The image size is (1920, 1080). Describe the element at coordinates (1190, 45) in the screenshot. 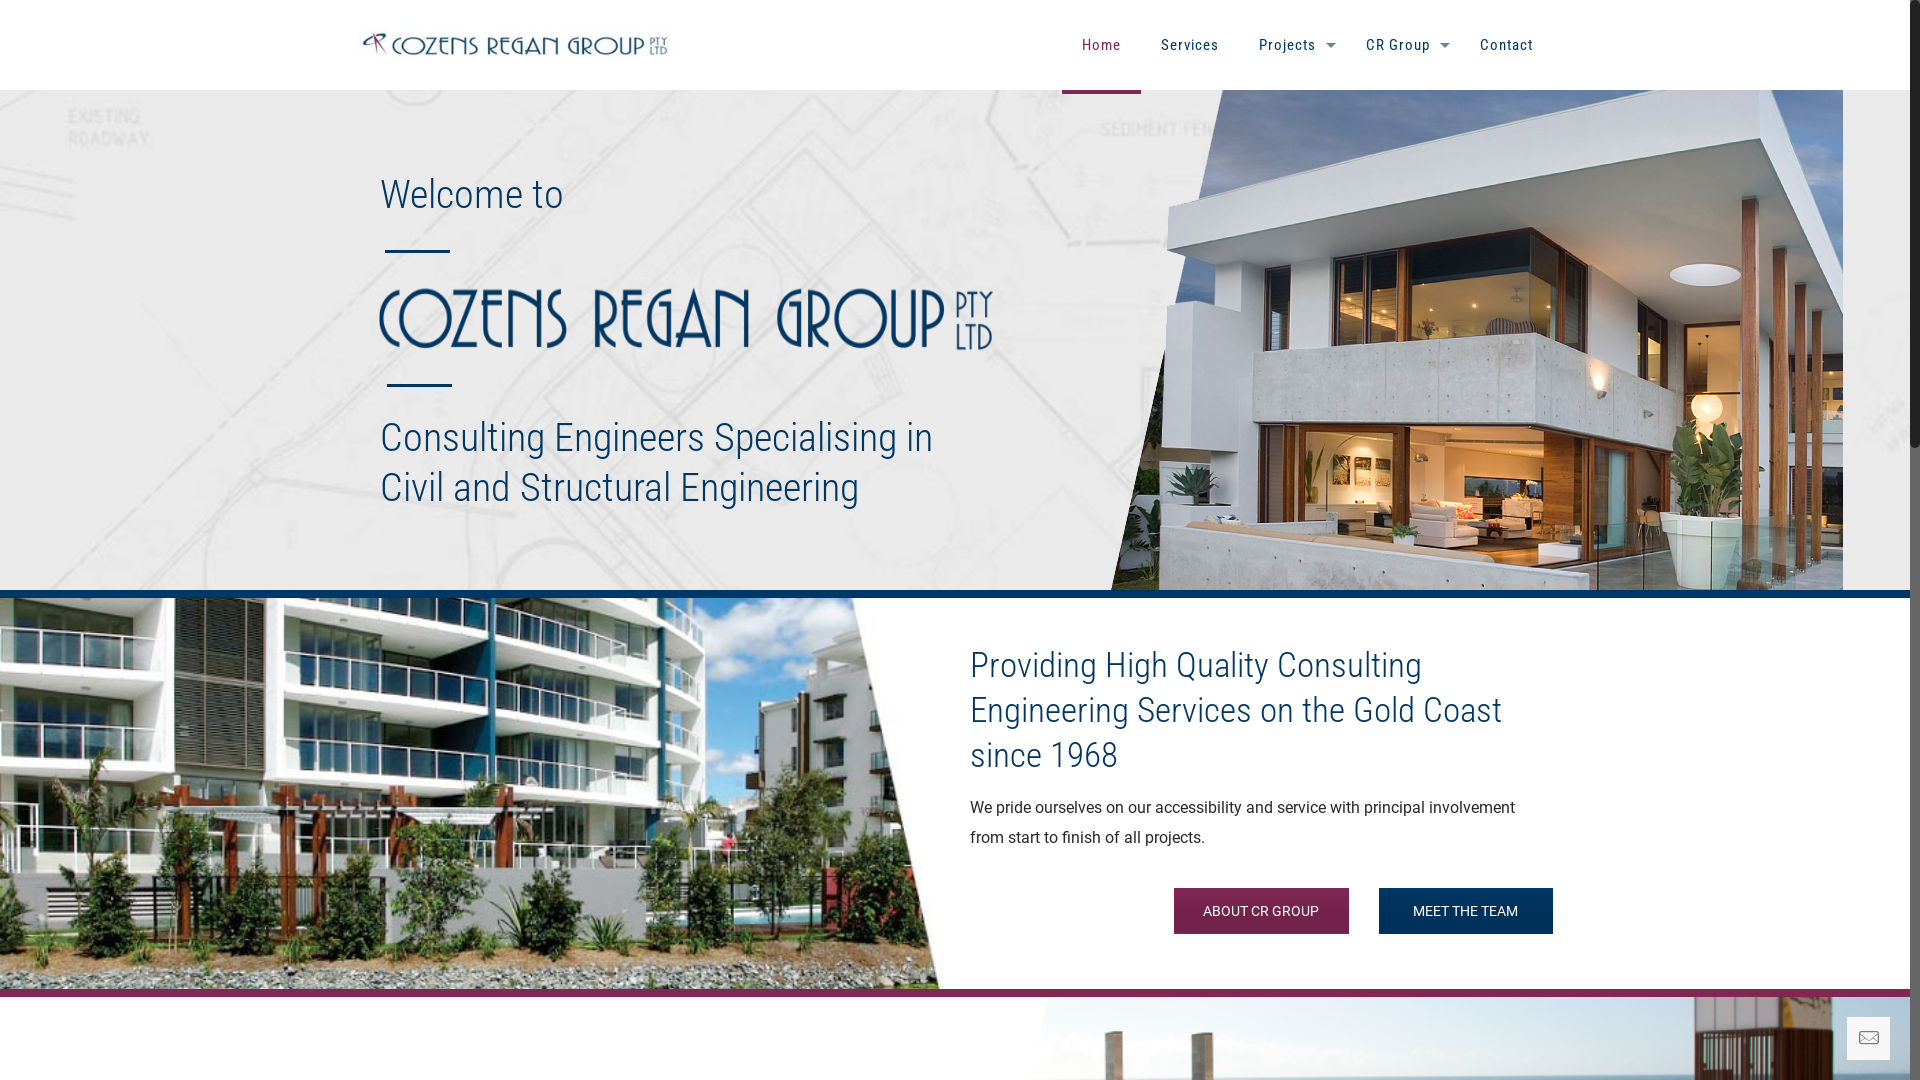

I see `'Services'` at that location.